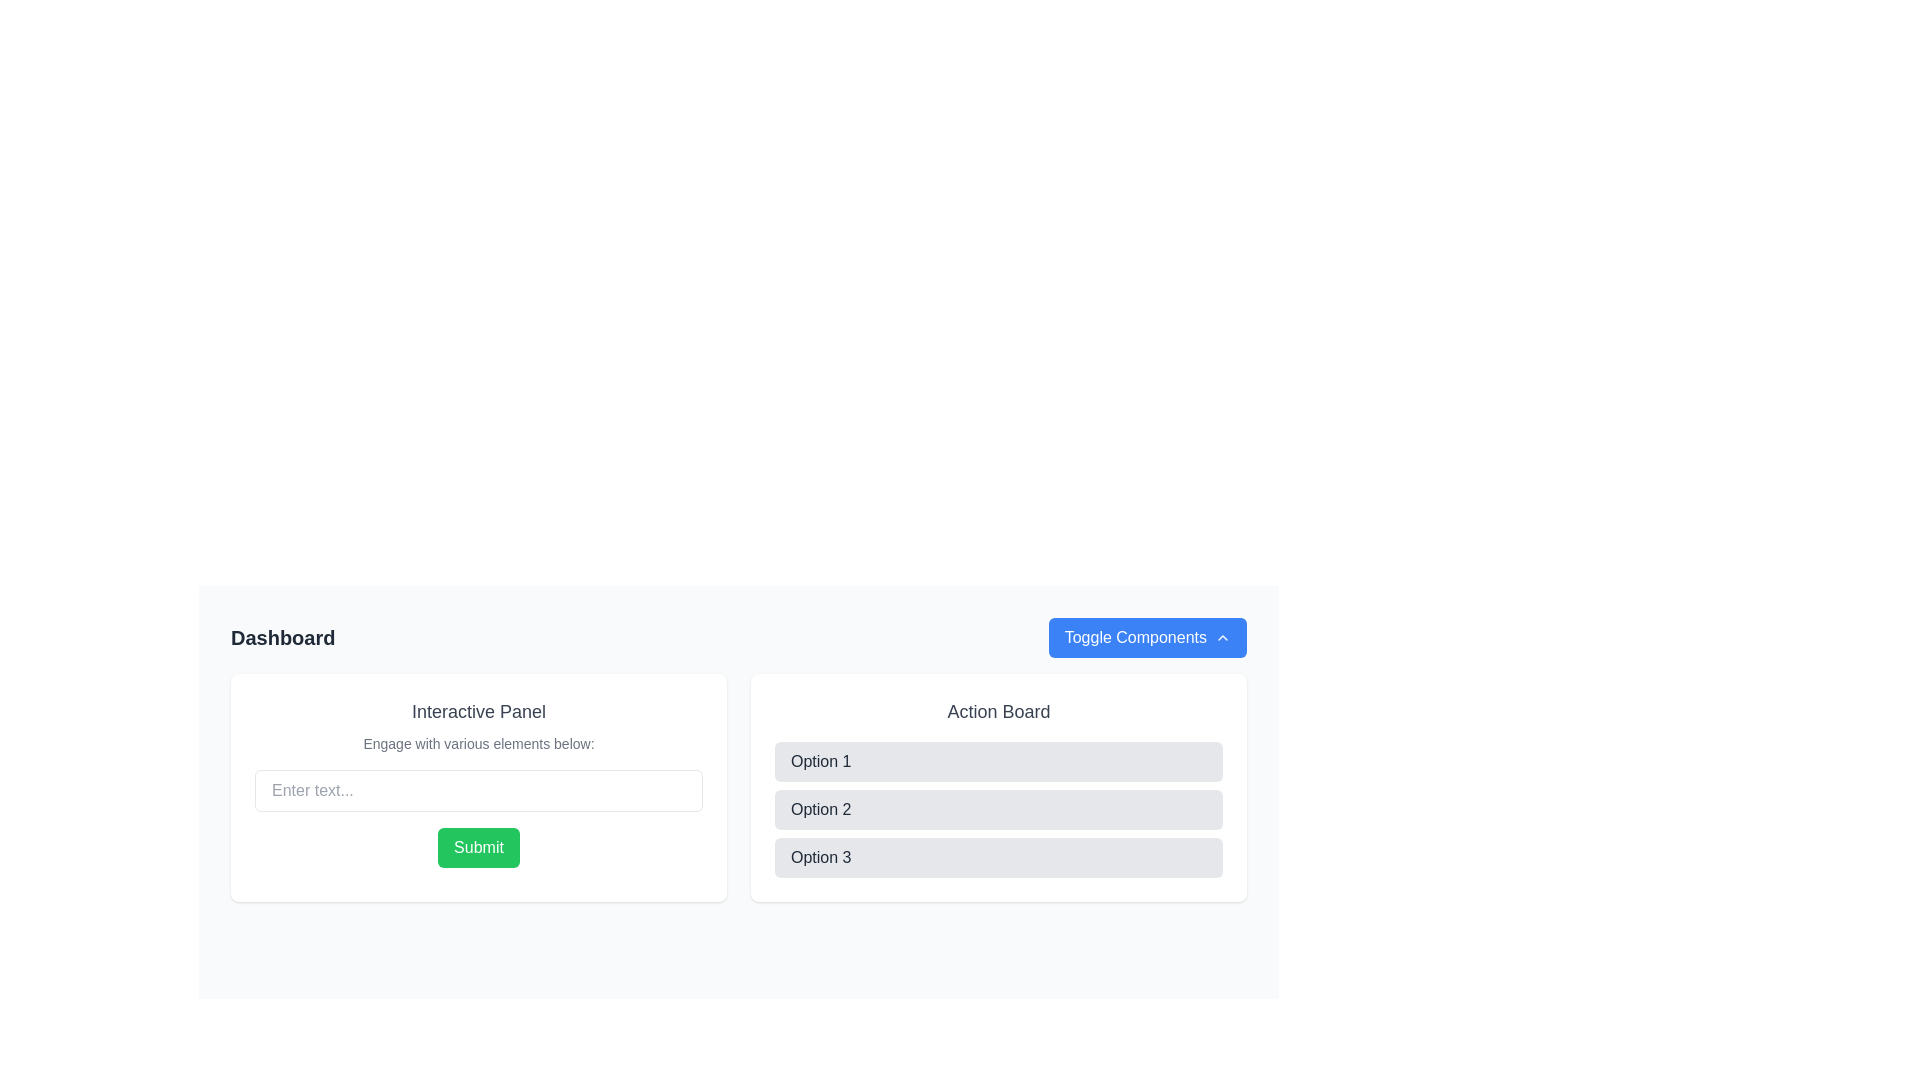 The image size is (1920, 1080). What do you see at coordinates (998, 786) in the screenshot?
I see `the 'Option 2' list item, which is a horizontal rectangular section with a light gray background and rounded corners, positioned in the 'Action Board' panel between 'Option 1' and 'Option 3'` at bounding box center [998, 786].